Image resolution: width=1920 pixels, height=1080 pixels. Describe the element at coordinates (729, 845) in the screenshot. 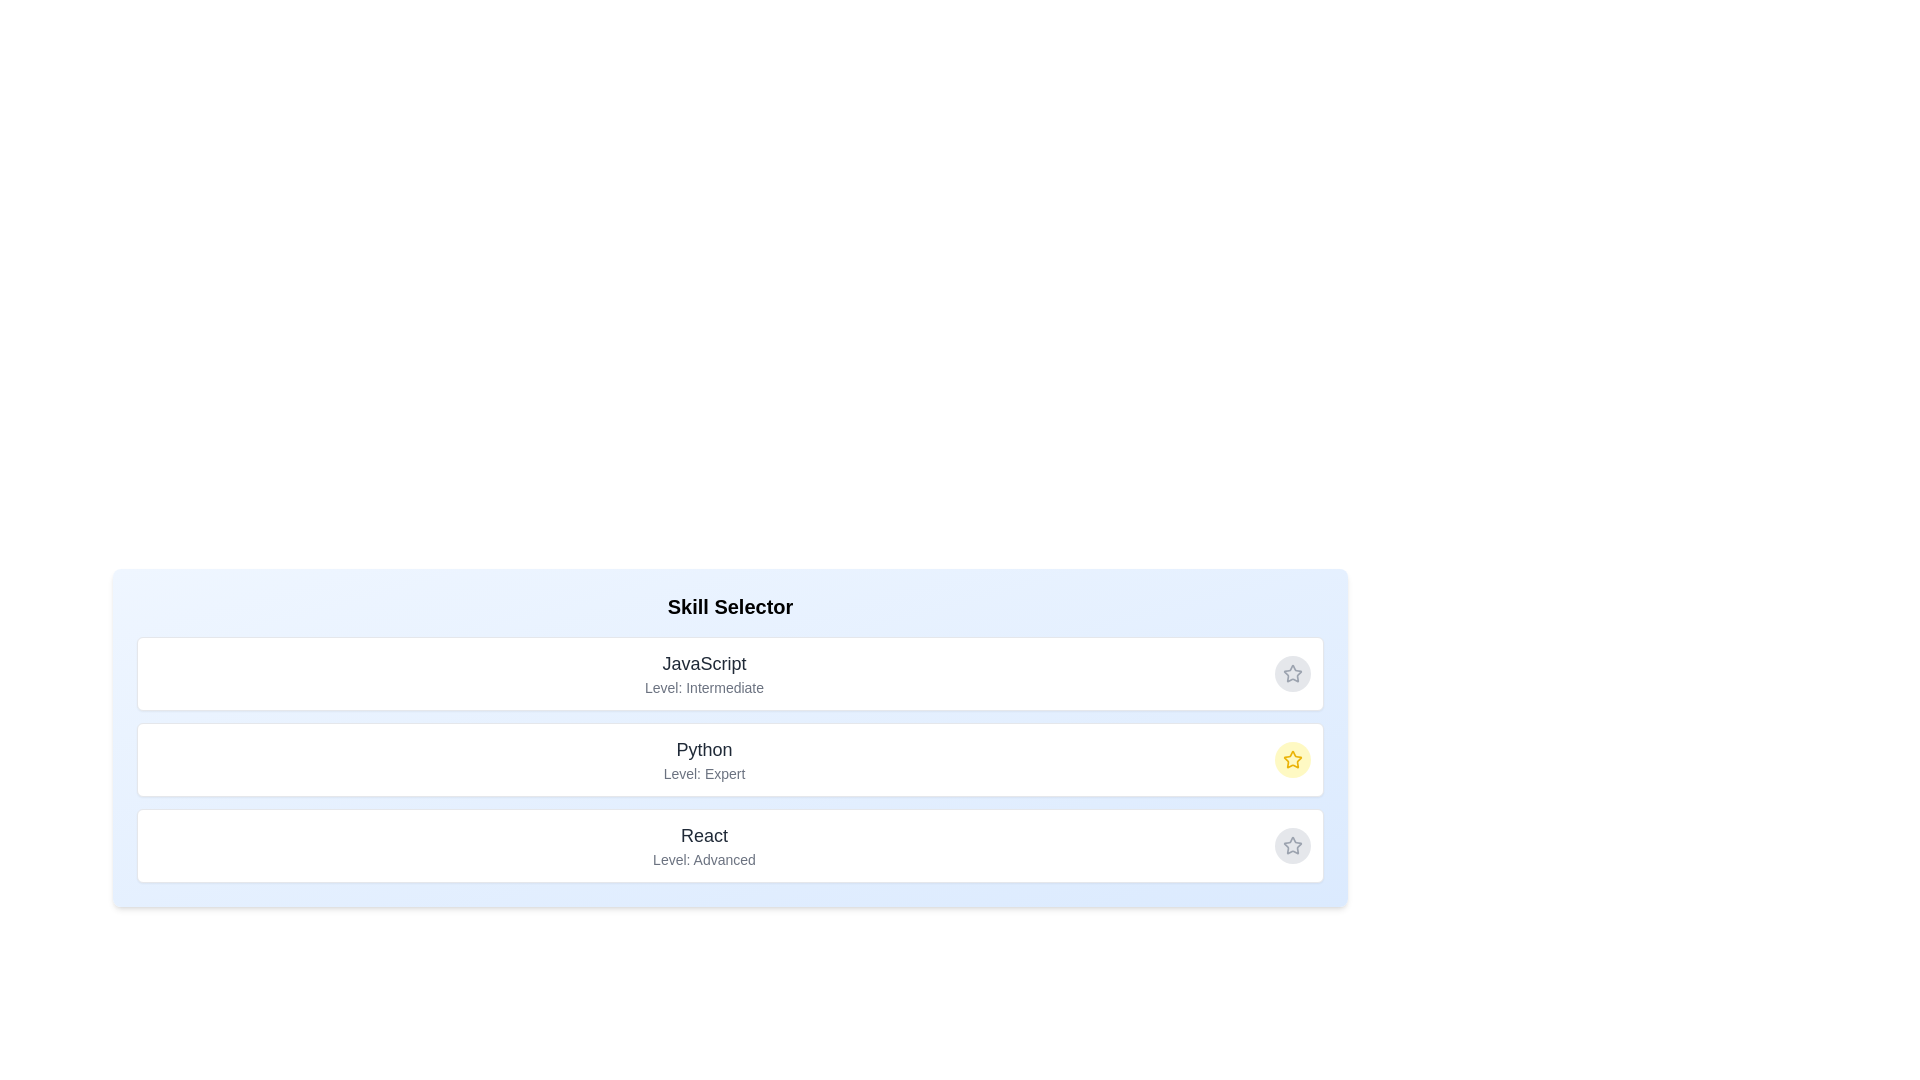

I see `the skill item React to inspect its hover effects` at that location.